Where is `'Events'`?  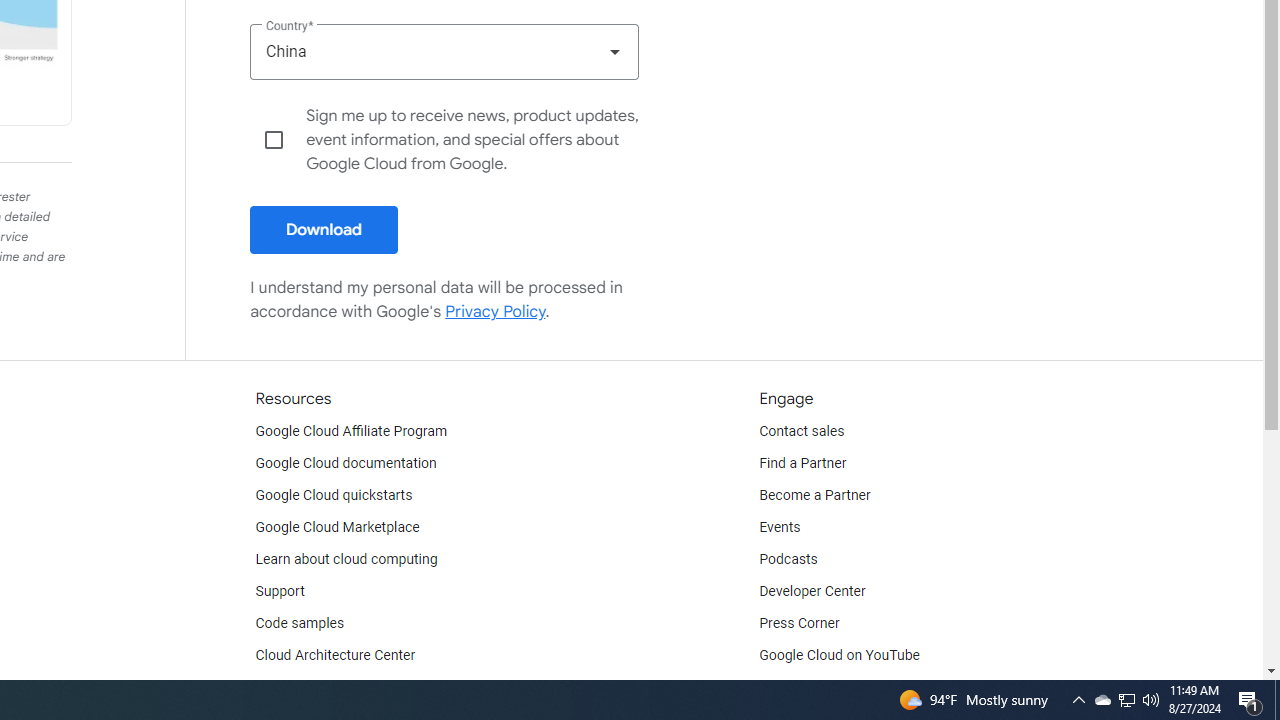
'Events' is located at coordinates (779, 527).